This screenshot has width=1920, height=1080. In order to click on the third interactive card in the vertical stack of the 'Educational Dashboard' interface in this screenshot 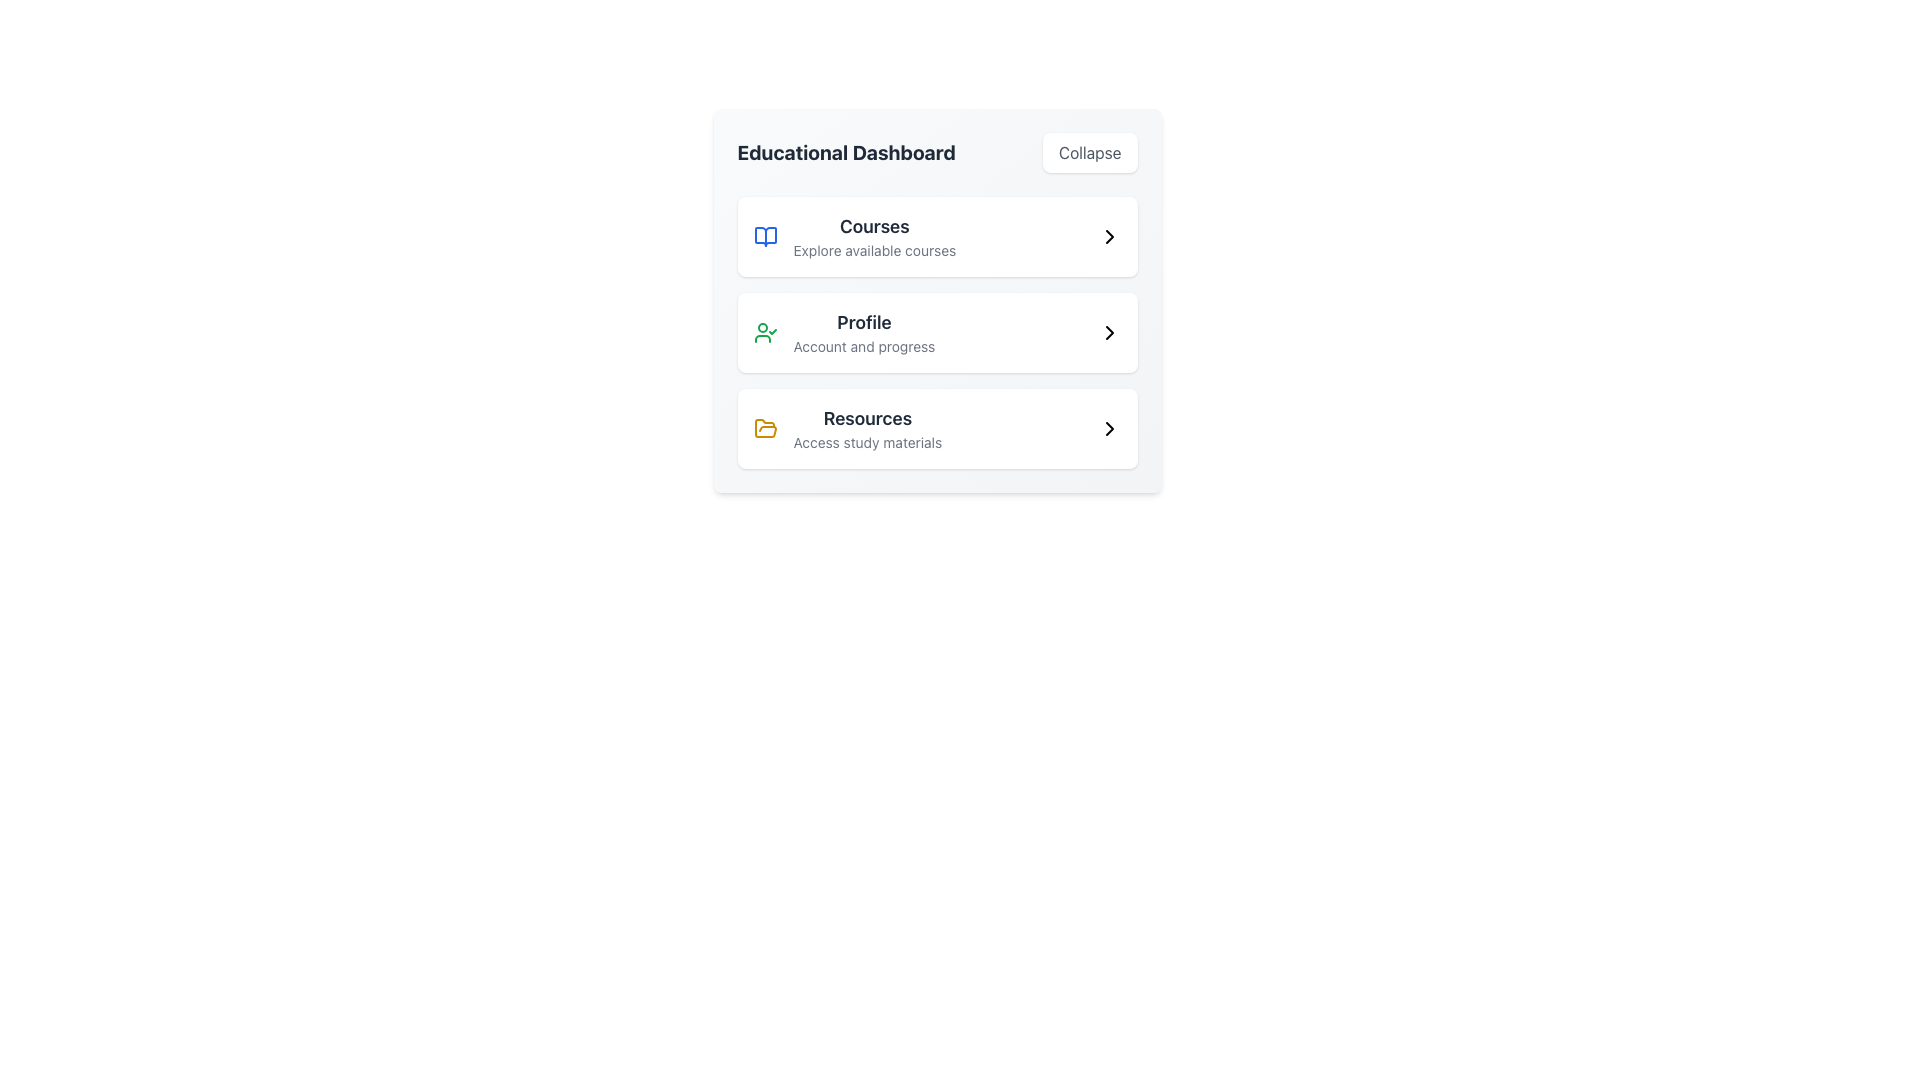, I will do `click(936, 427)`.